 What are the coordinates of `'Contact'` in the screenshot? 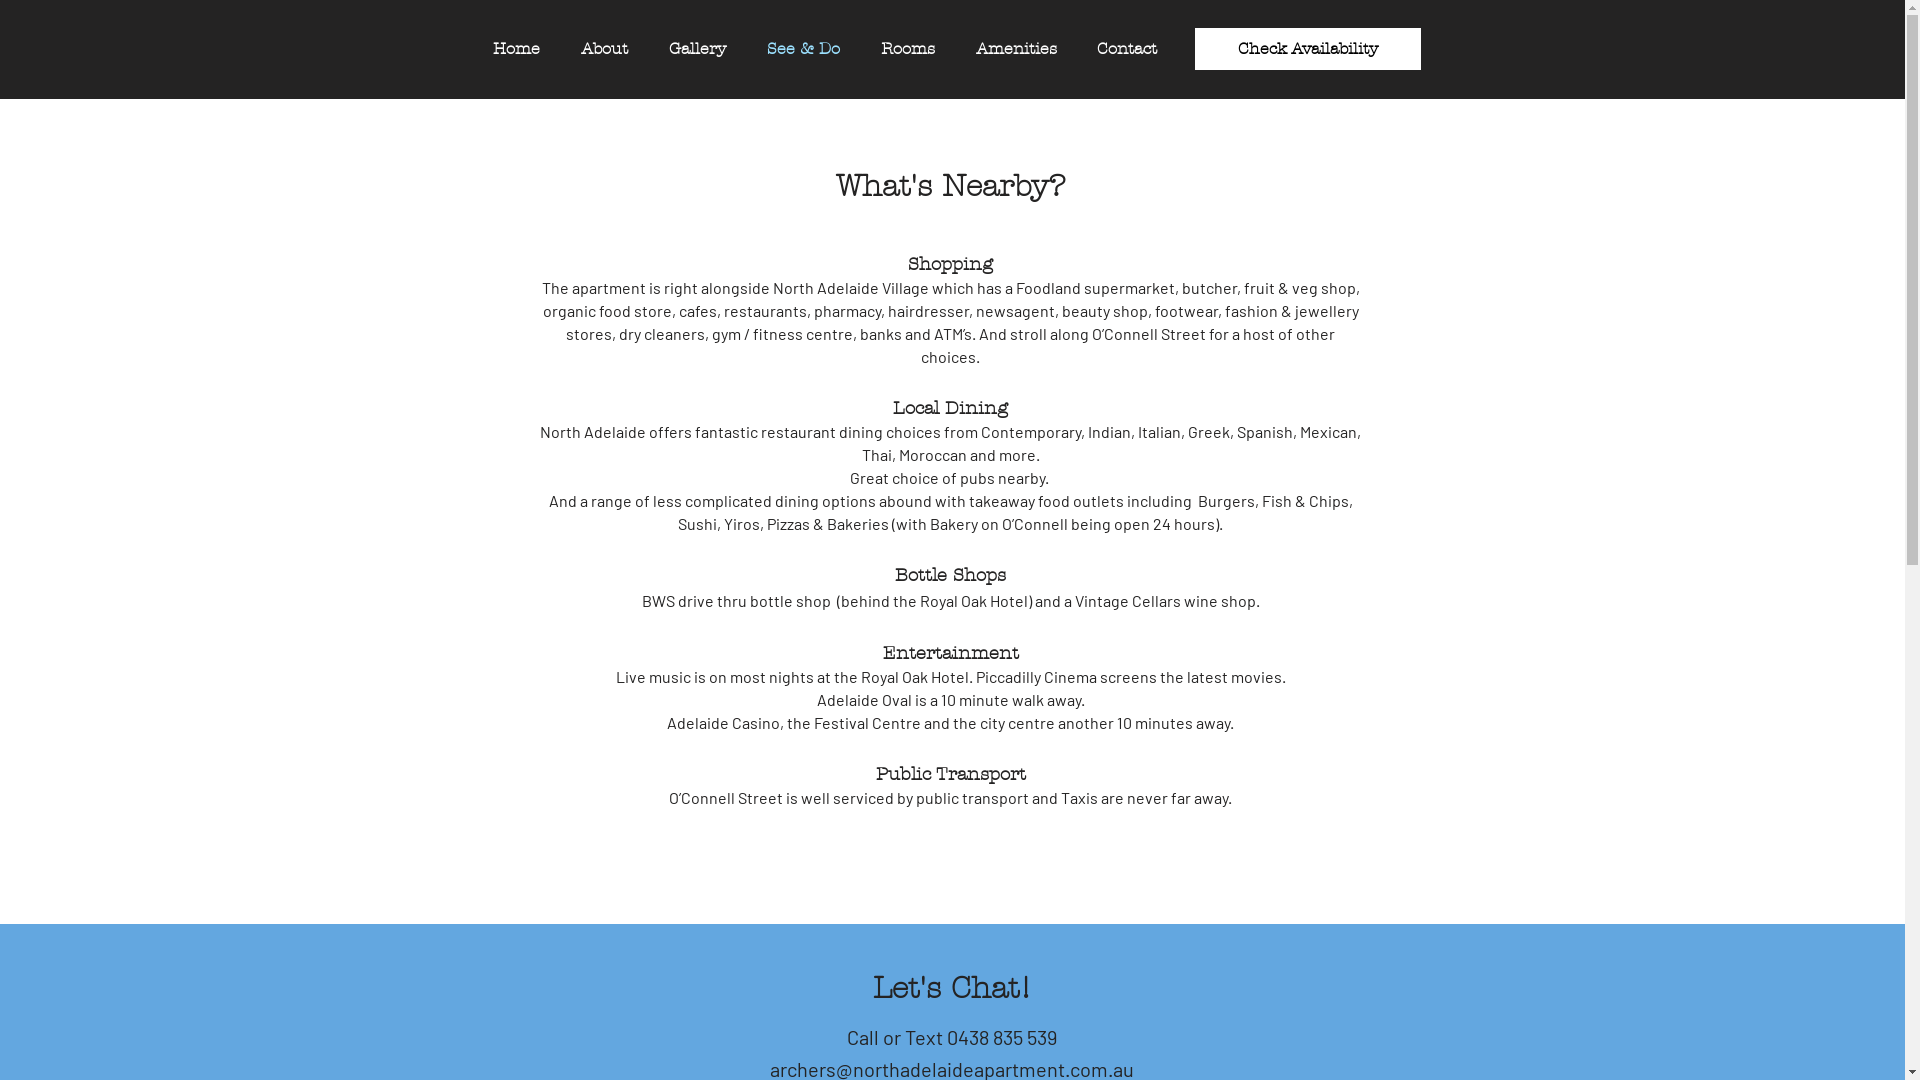 It's located at (1126, 48).